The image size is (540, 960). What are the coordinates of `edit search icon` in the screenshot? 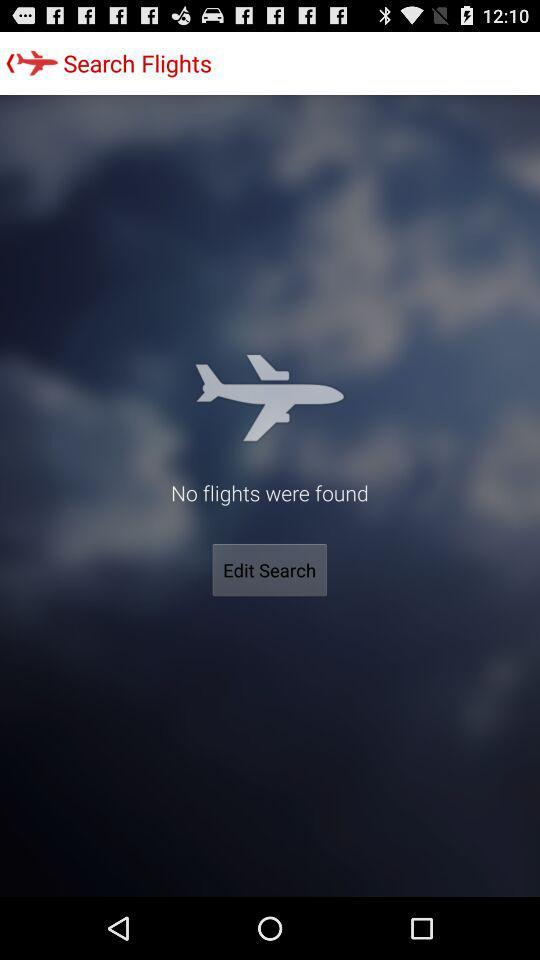 It's located at (269, 570).